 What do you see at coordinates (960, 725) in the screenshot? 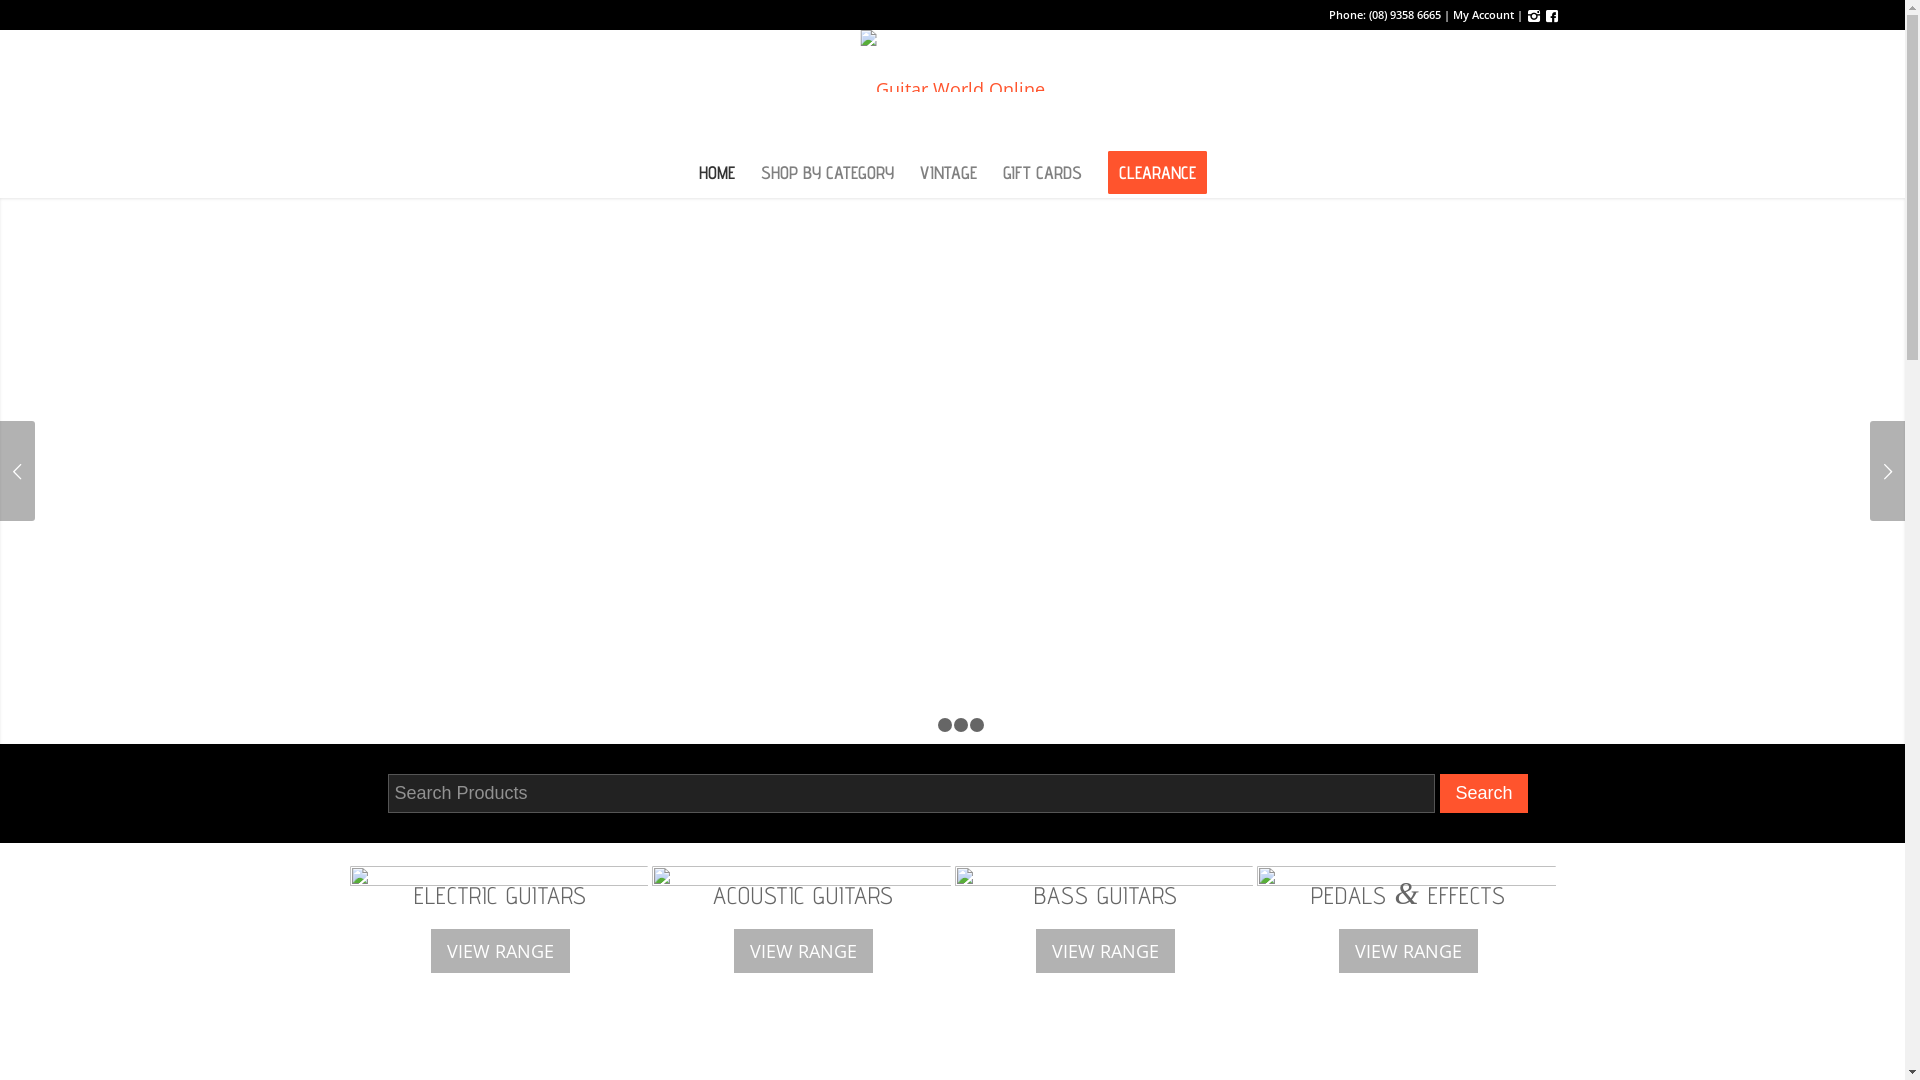
I see `'3'` at bounding box center [960, 725].